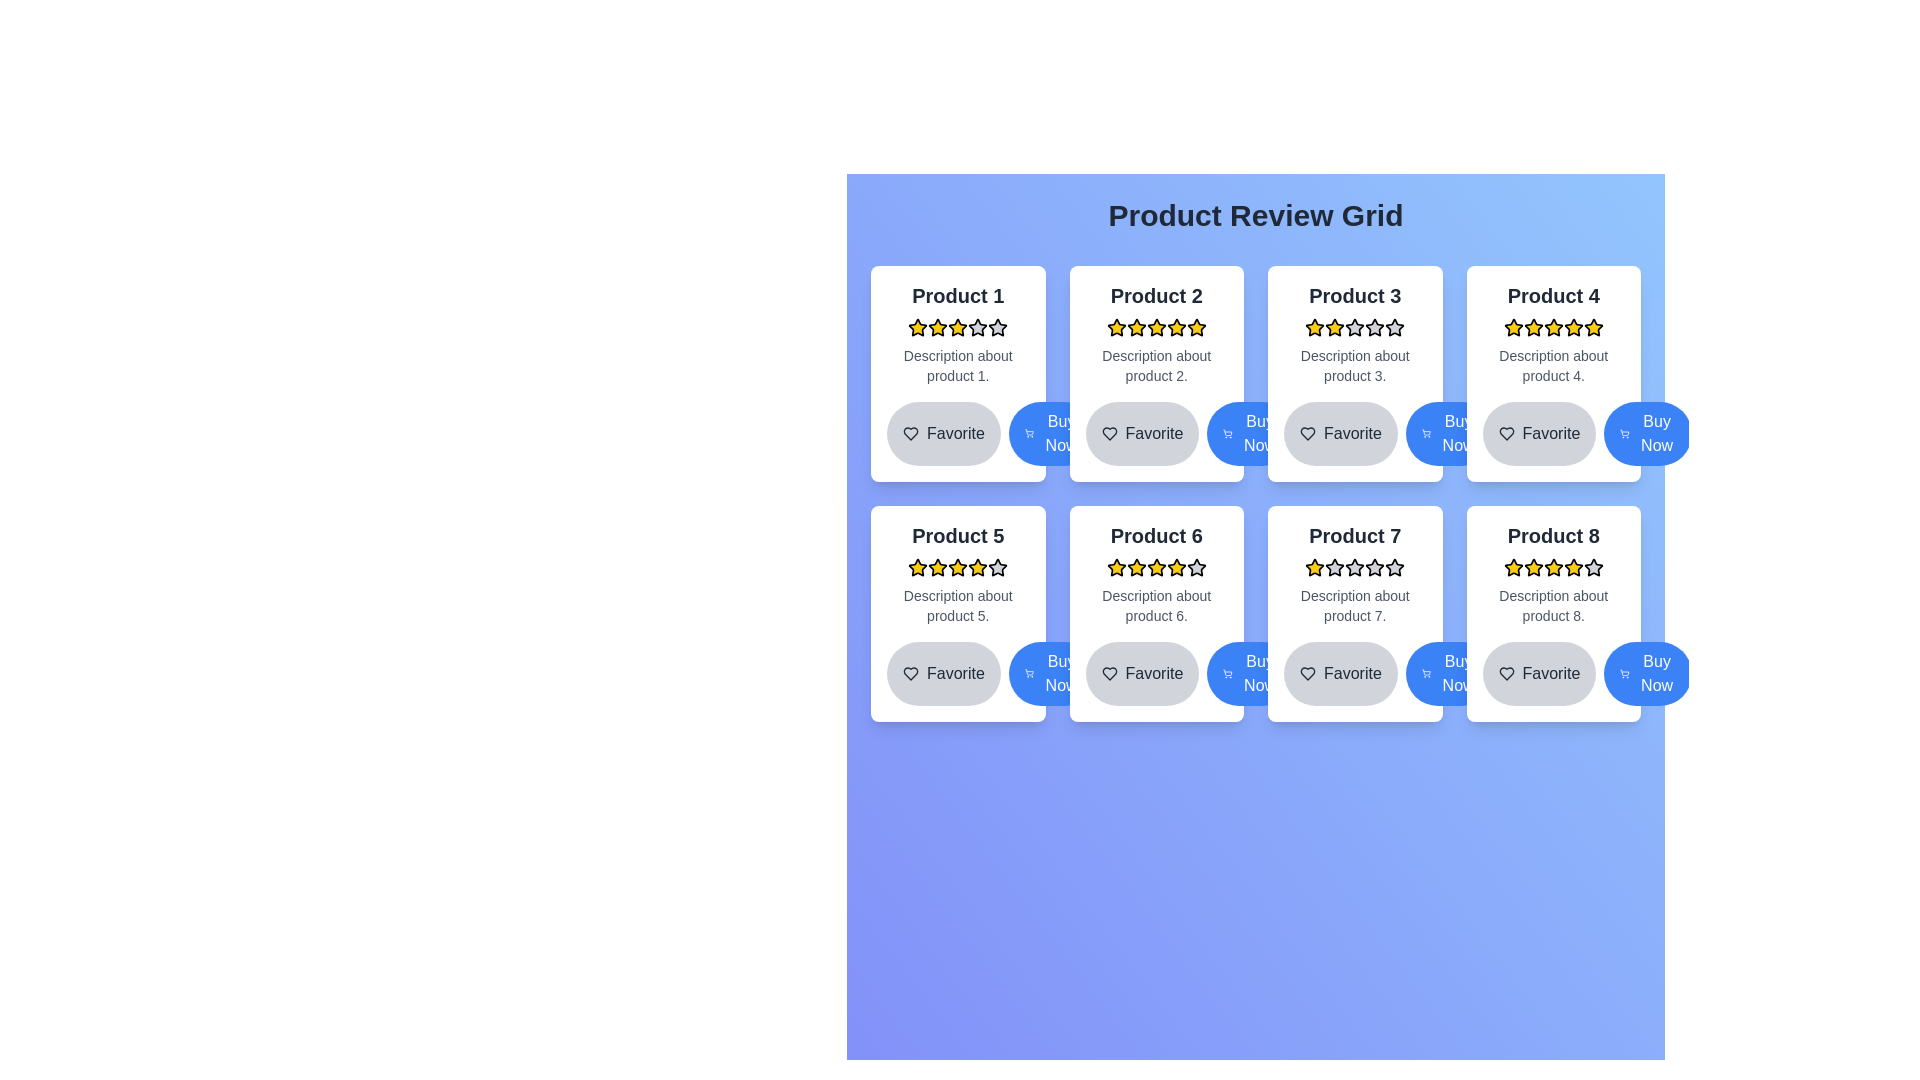 The width and height of the screenshot is (1920, 1080). I want to click on the cart icon located inside the 'Buy Now' button, so click(1425, 433).